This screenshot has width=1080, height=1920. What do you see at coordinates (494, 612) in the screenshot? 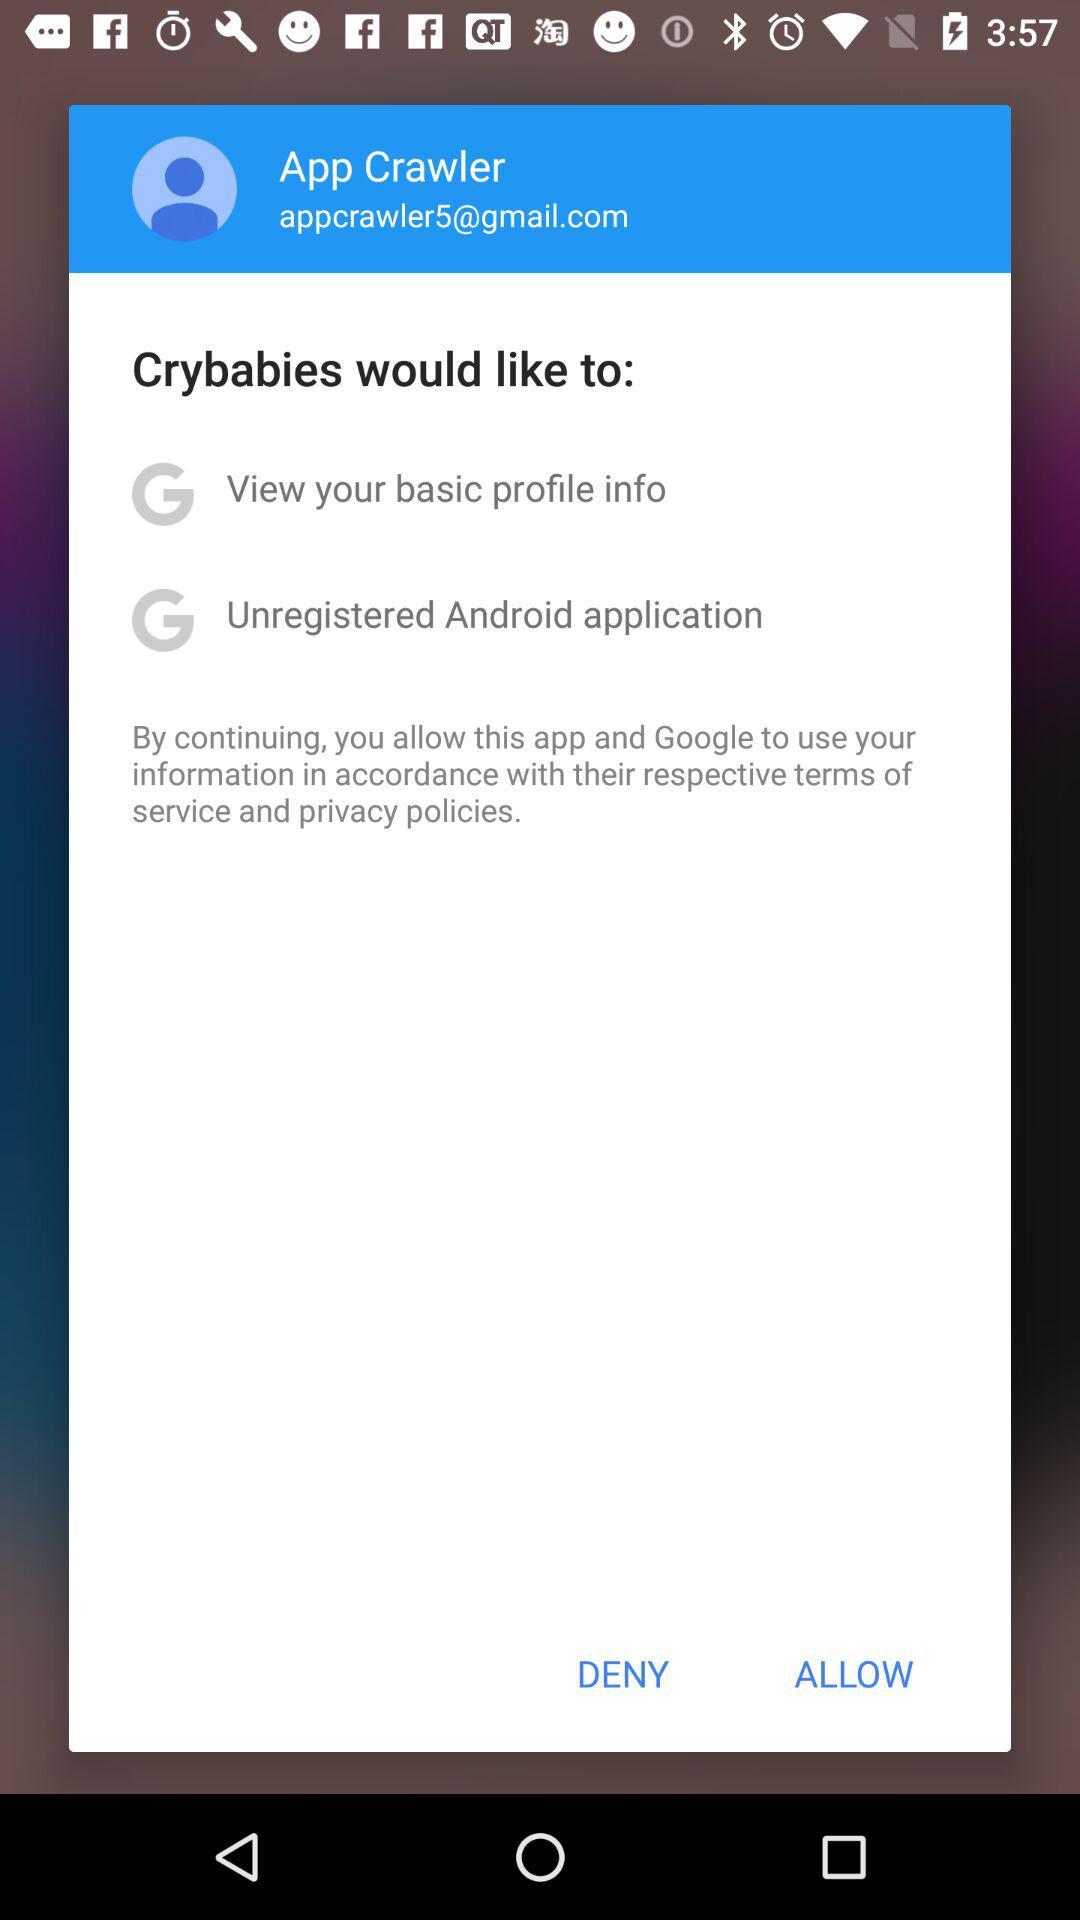
I see `icon below view your basic` at bounding box center [494, 612].